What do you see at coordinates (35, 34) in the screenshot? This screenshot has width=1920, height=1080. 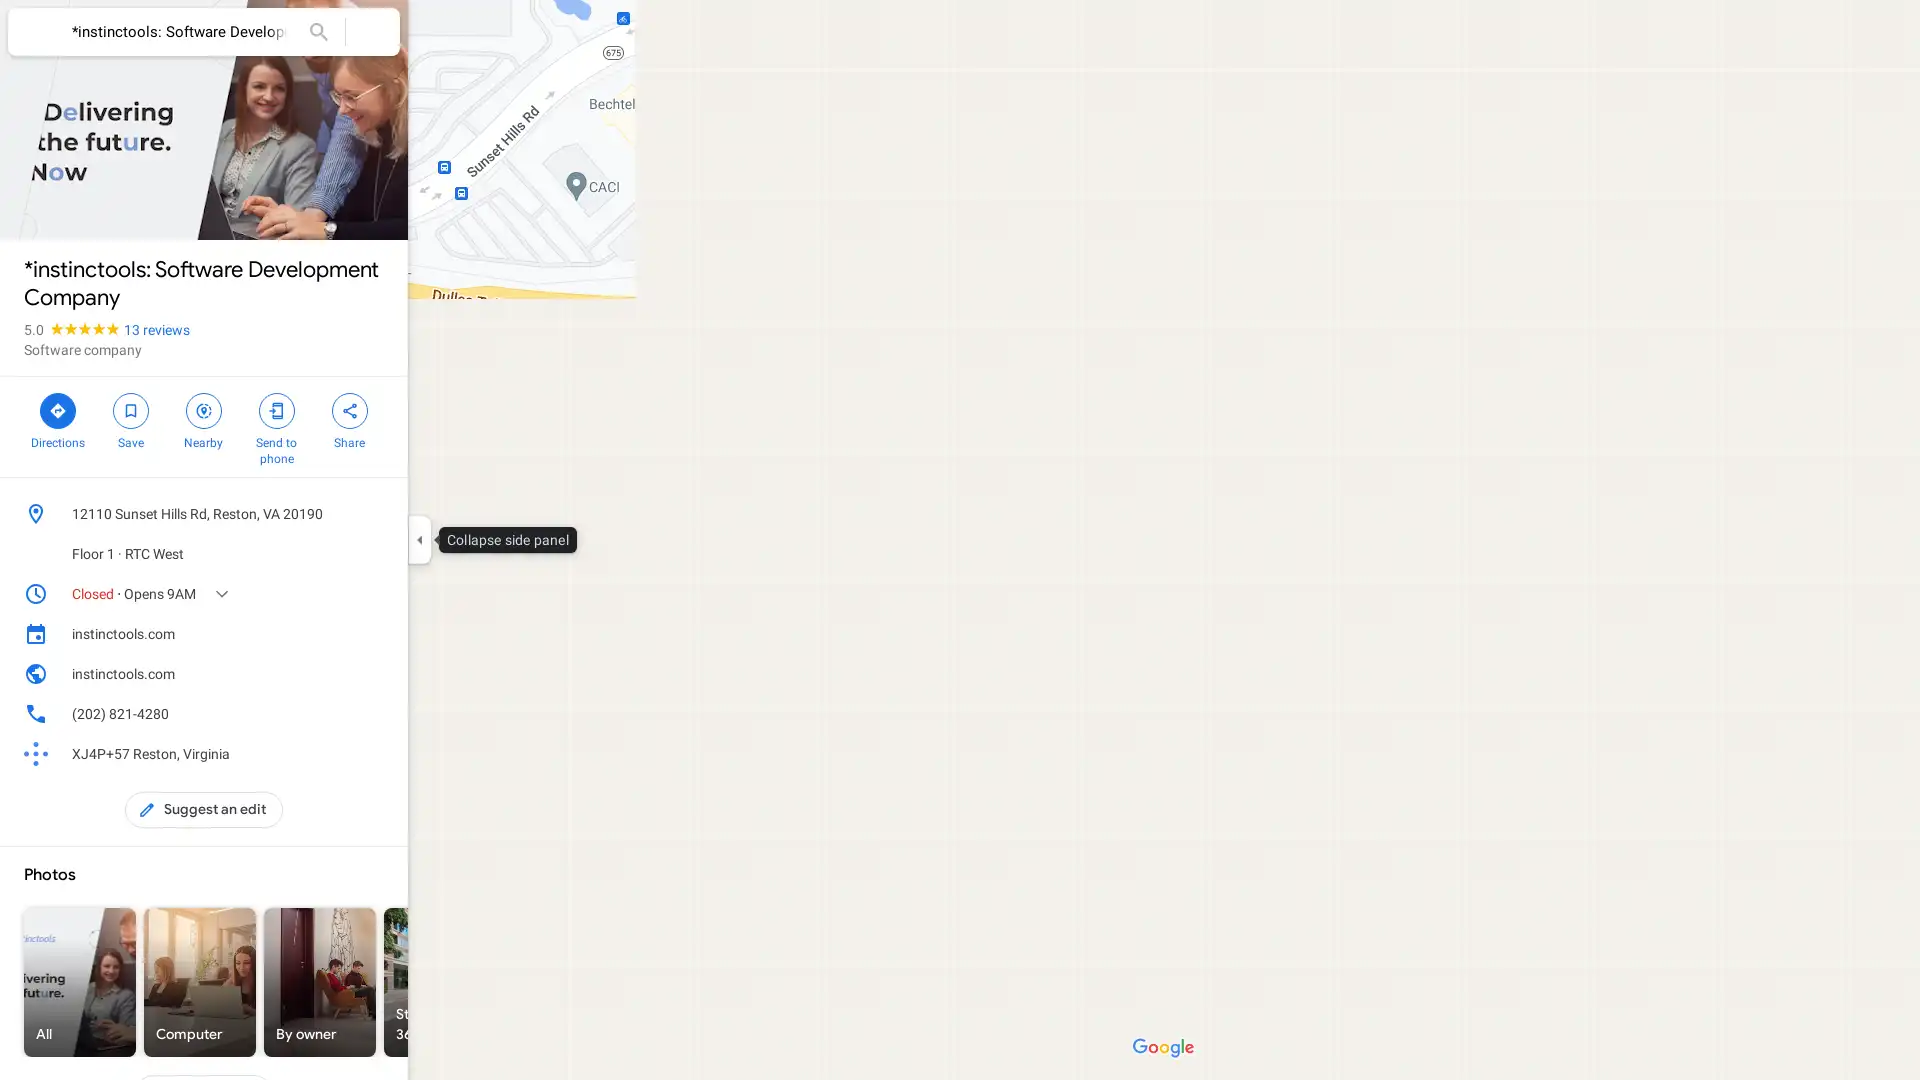 I see `Menu` at bounding box center [35, 34].